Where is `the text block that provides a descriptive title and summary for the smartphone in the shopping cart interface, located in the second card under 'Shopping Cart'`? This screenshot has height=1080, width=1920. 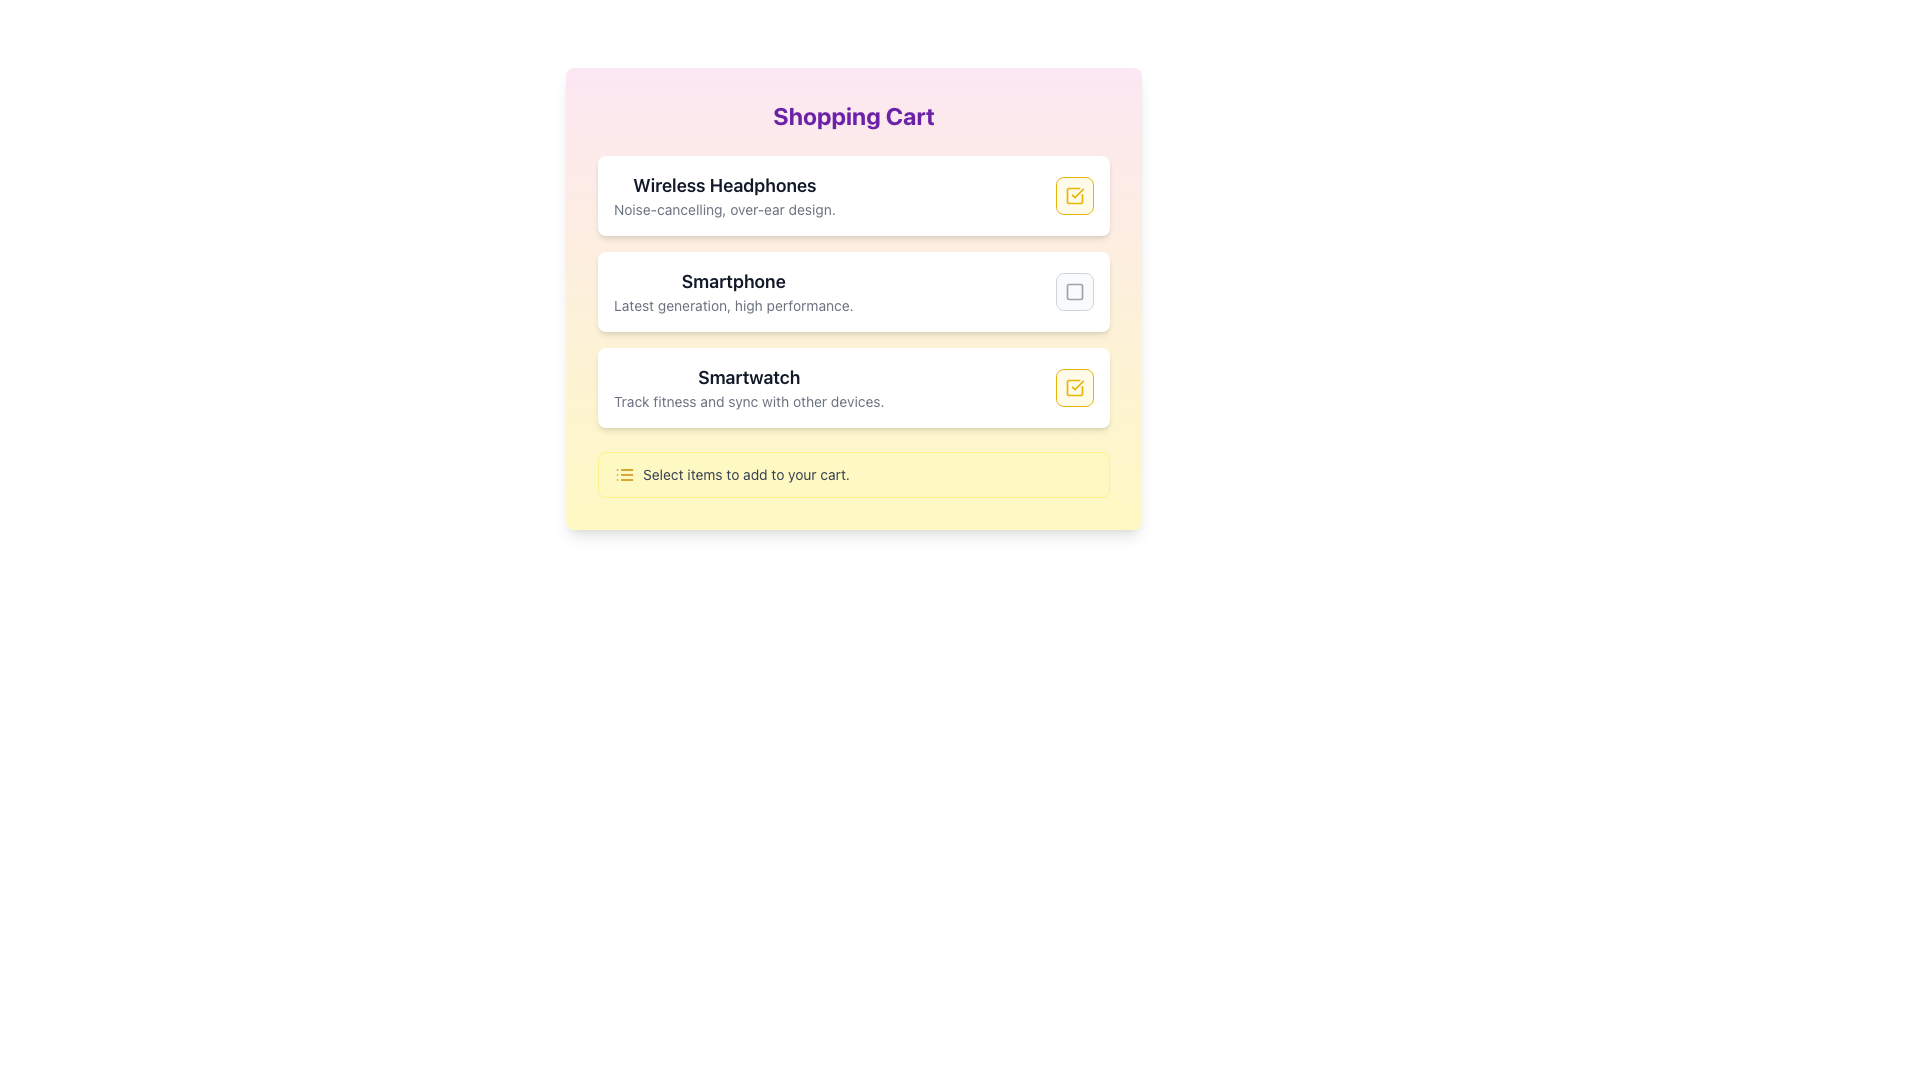 the text block that provides a descriptive title and summary for the smartphone in the shopping cart interface, located in the second card under 'Shopping Cart' is located at coordinates (732, 292).